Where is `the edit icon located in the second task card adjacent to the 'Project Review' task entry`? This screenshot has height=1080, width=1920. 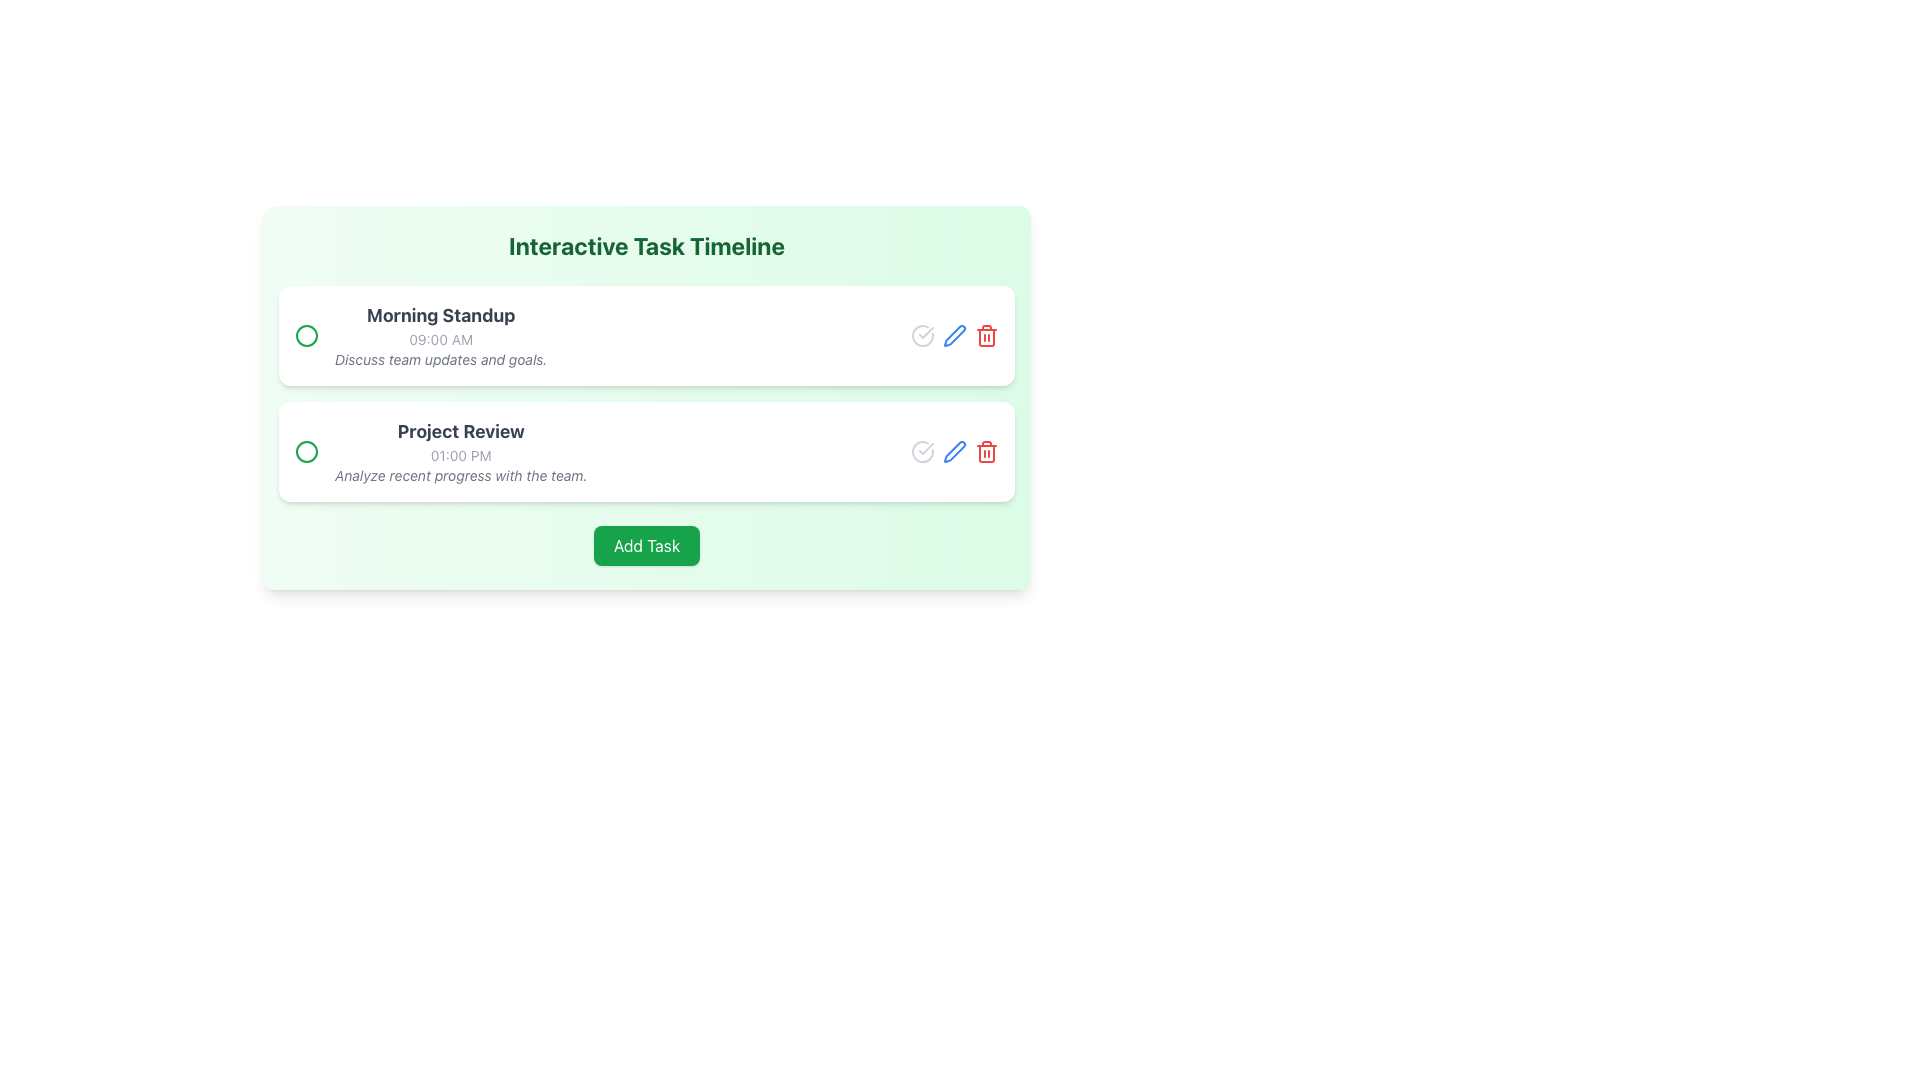 the edit icon located in the second task card adjacent to the 'Project Review' task entry is located at coordinates (953, 334).